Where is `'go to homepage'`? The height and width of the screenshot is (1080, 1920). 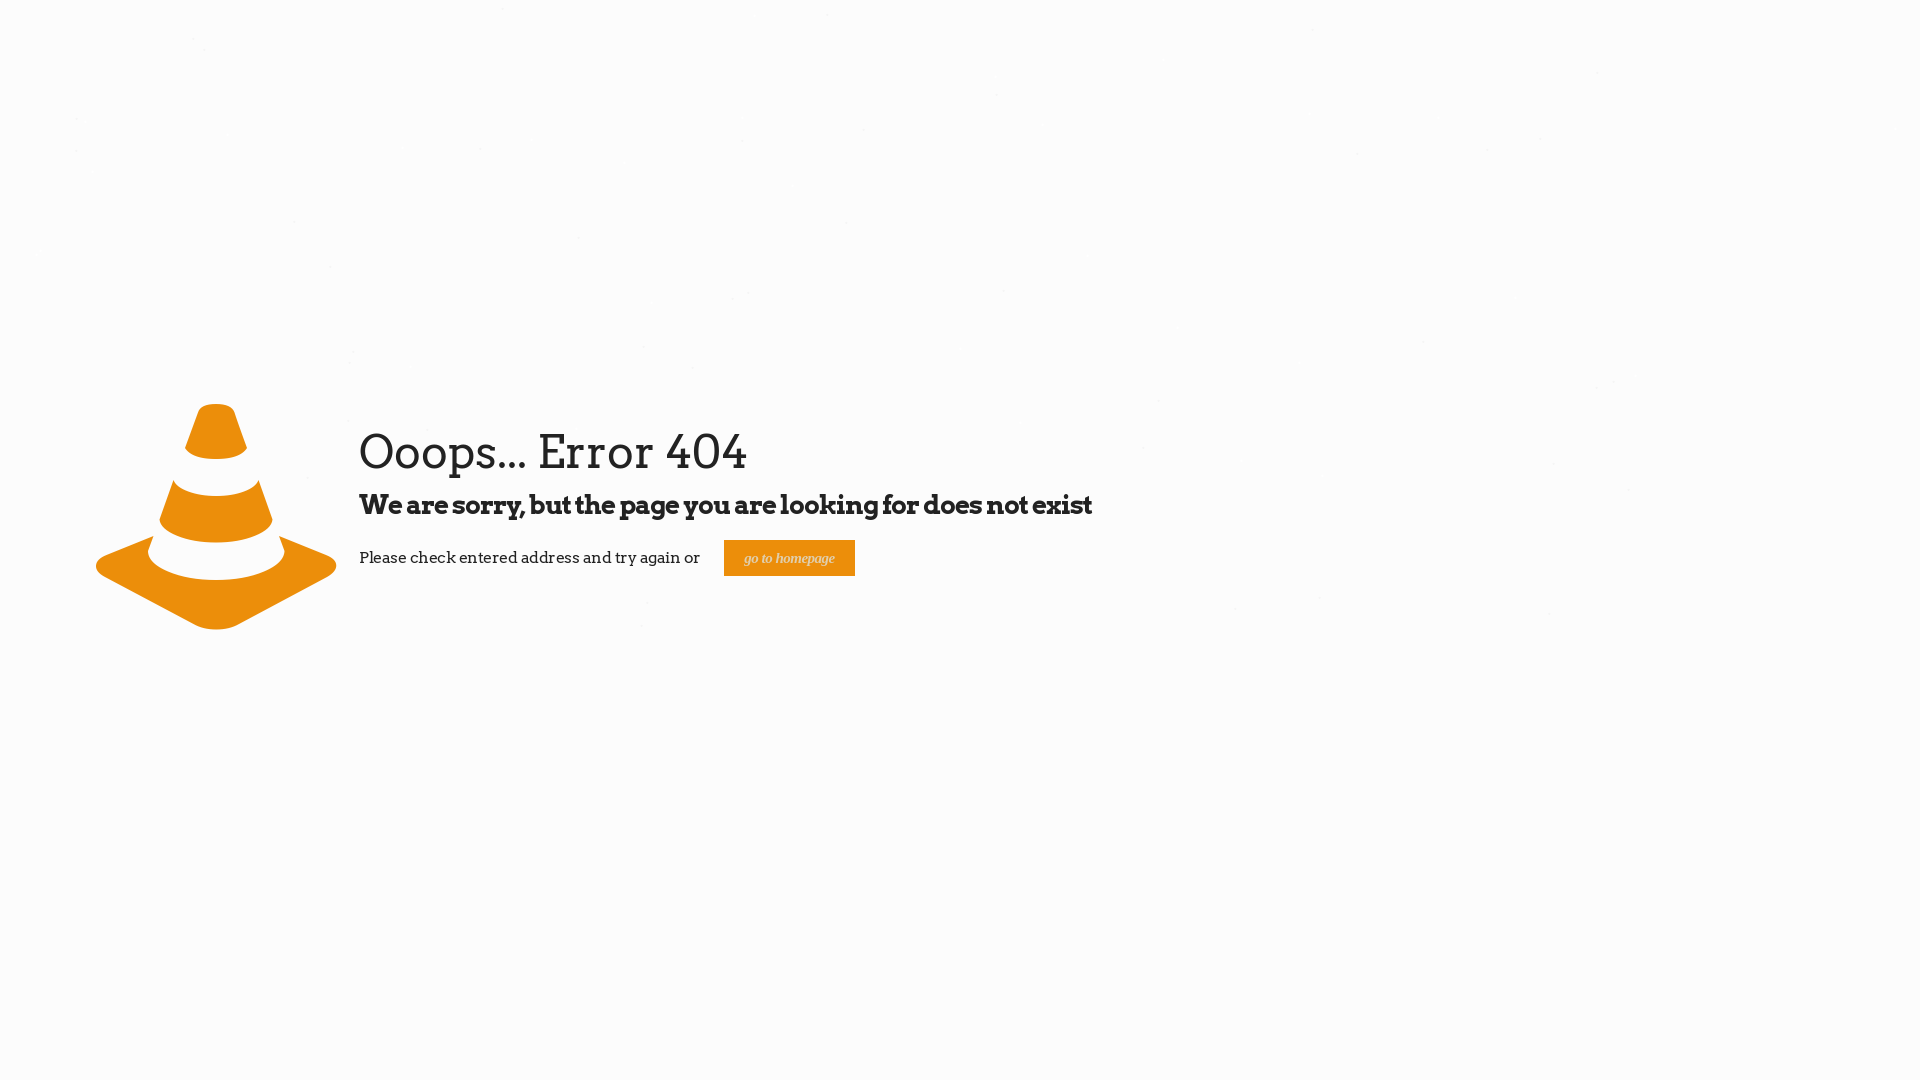 'go to homepage' is located at coordinates (723, 558).